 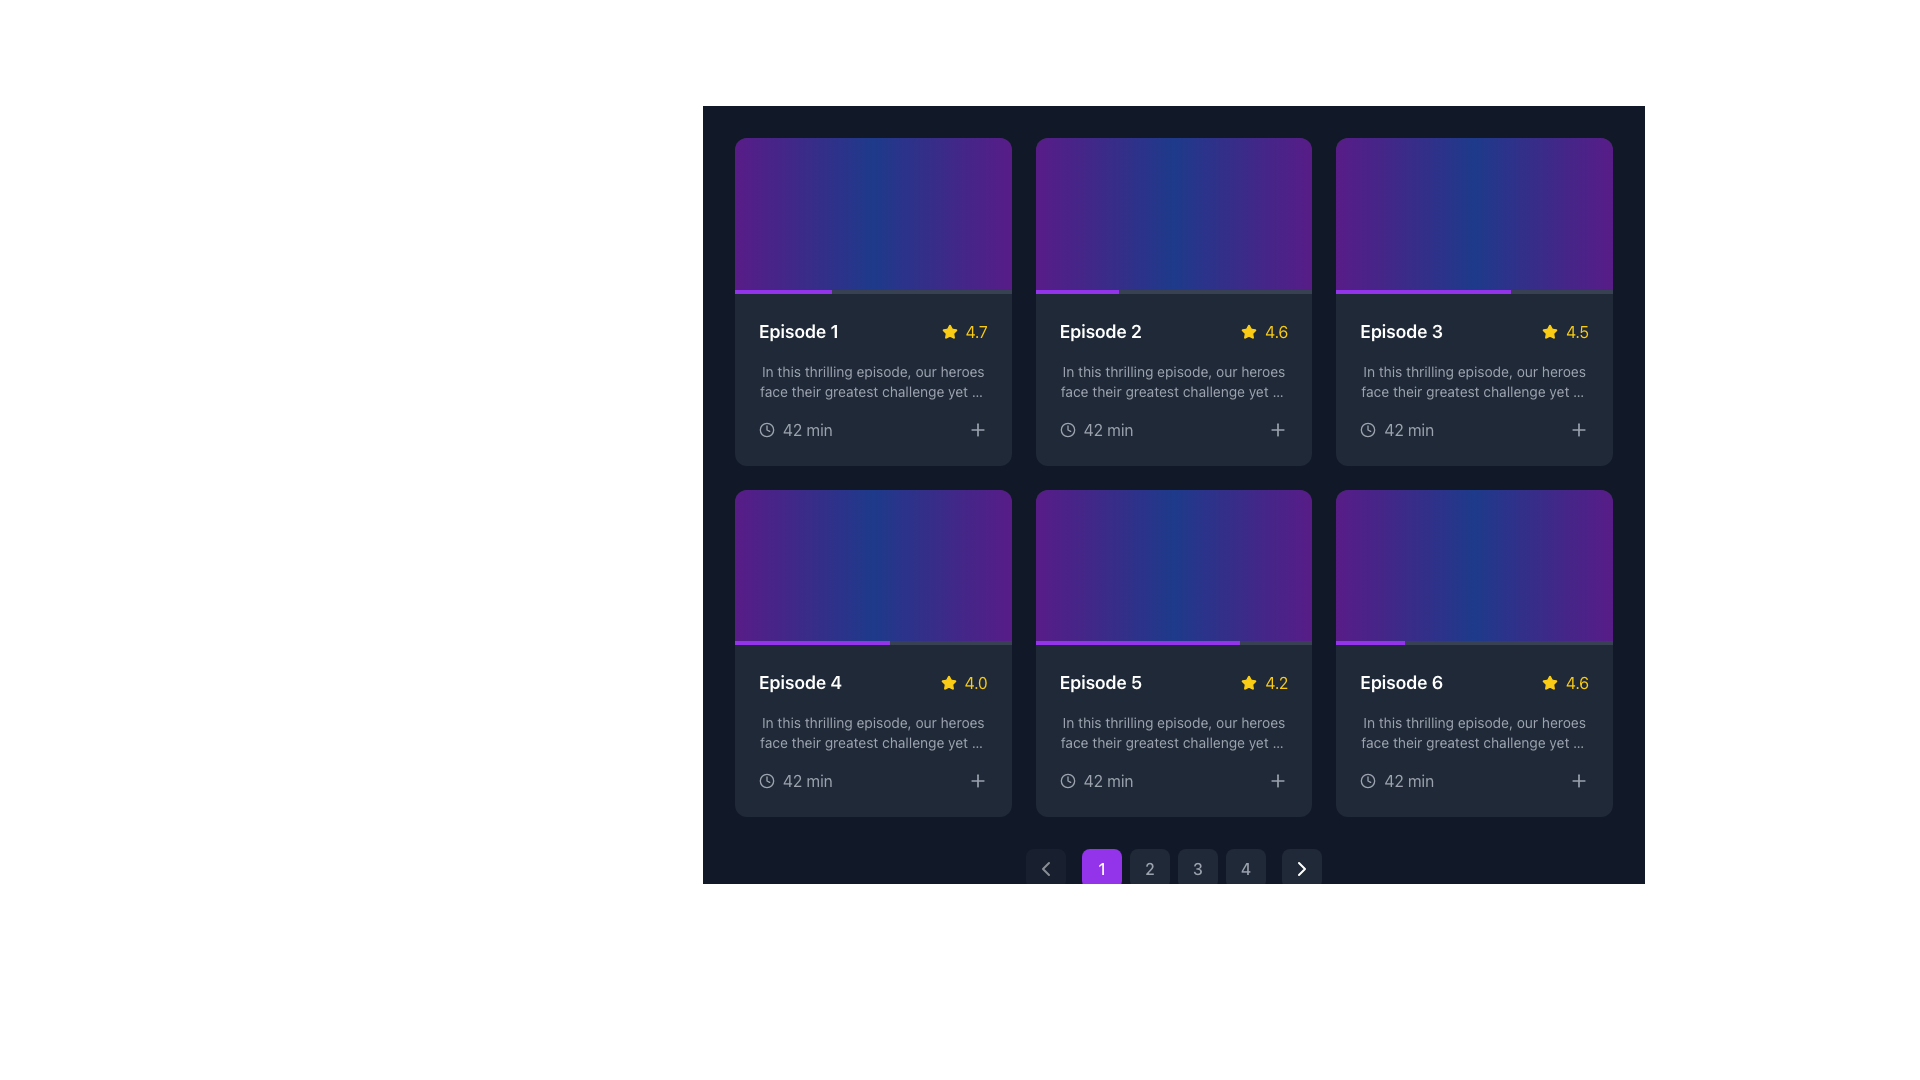 I want to click on the circular button with a purple background displaying the number '1', so click(x=1101, y=867).